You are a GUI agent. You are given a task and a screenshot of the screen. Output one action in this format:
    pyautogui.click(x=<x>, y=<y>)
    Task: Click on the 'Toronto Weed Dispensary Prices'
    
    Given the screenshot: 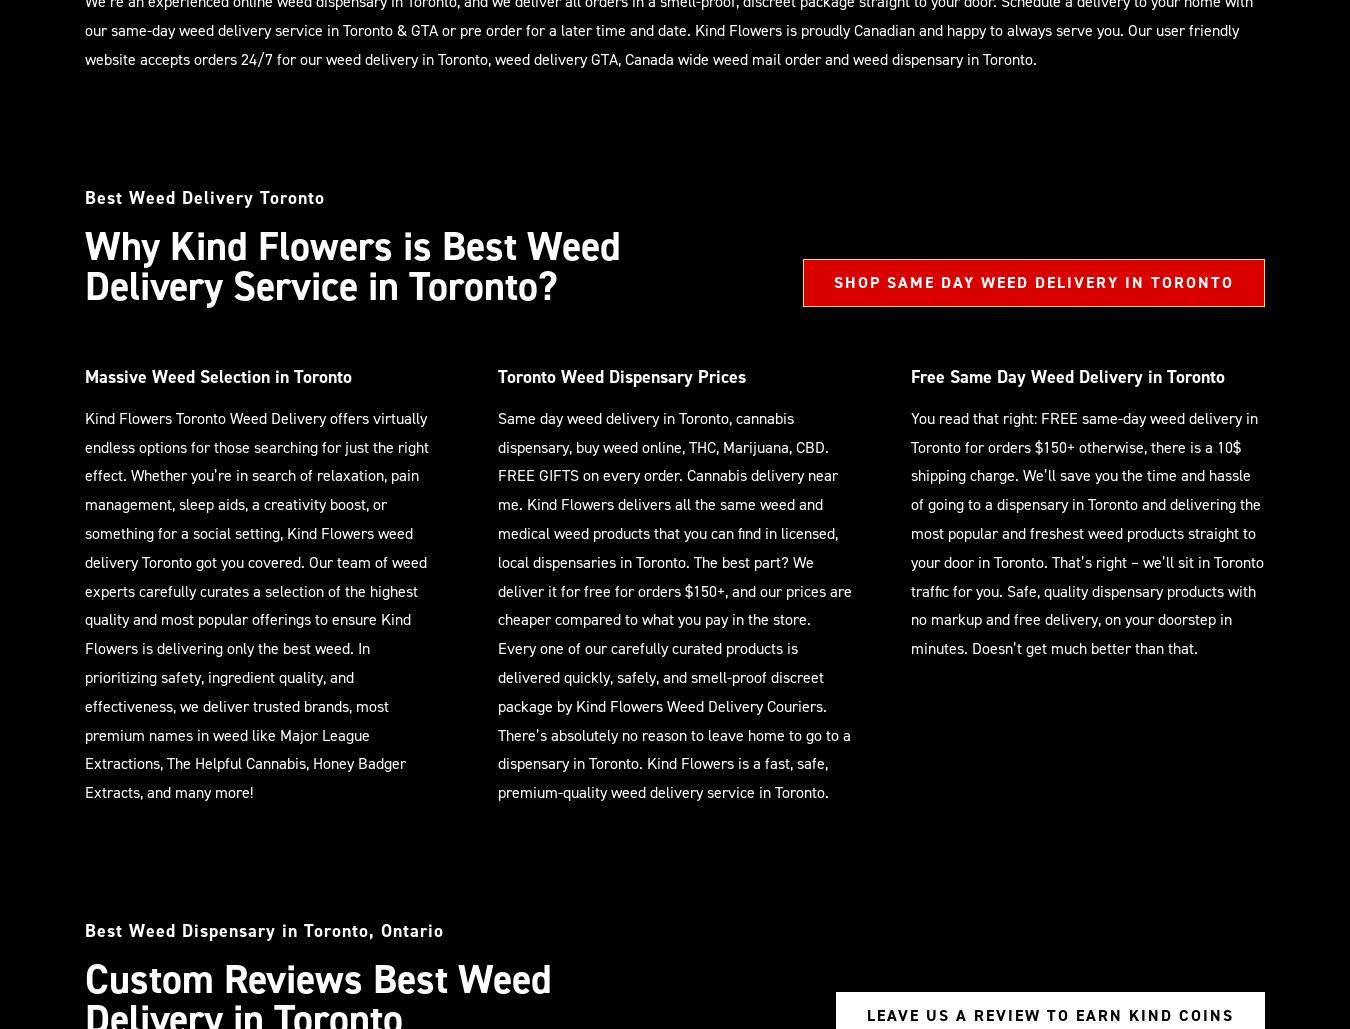 What is the action you would take?
    pyautogui.click(x=621, y=376)
    